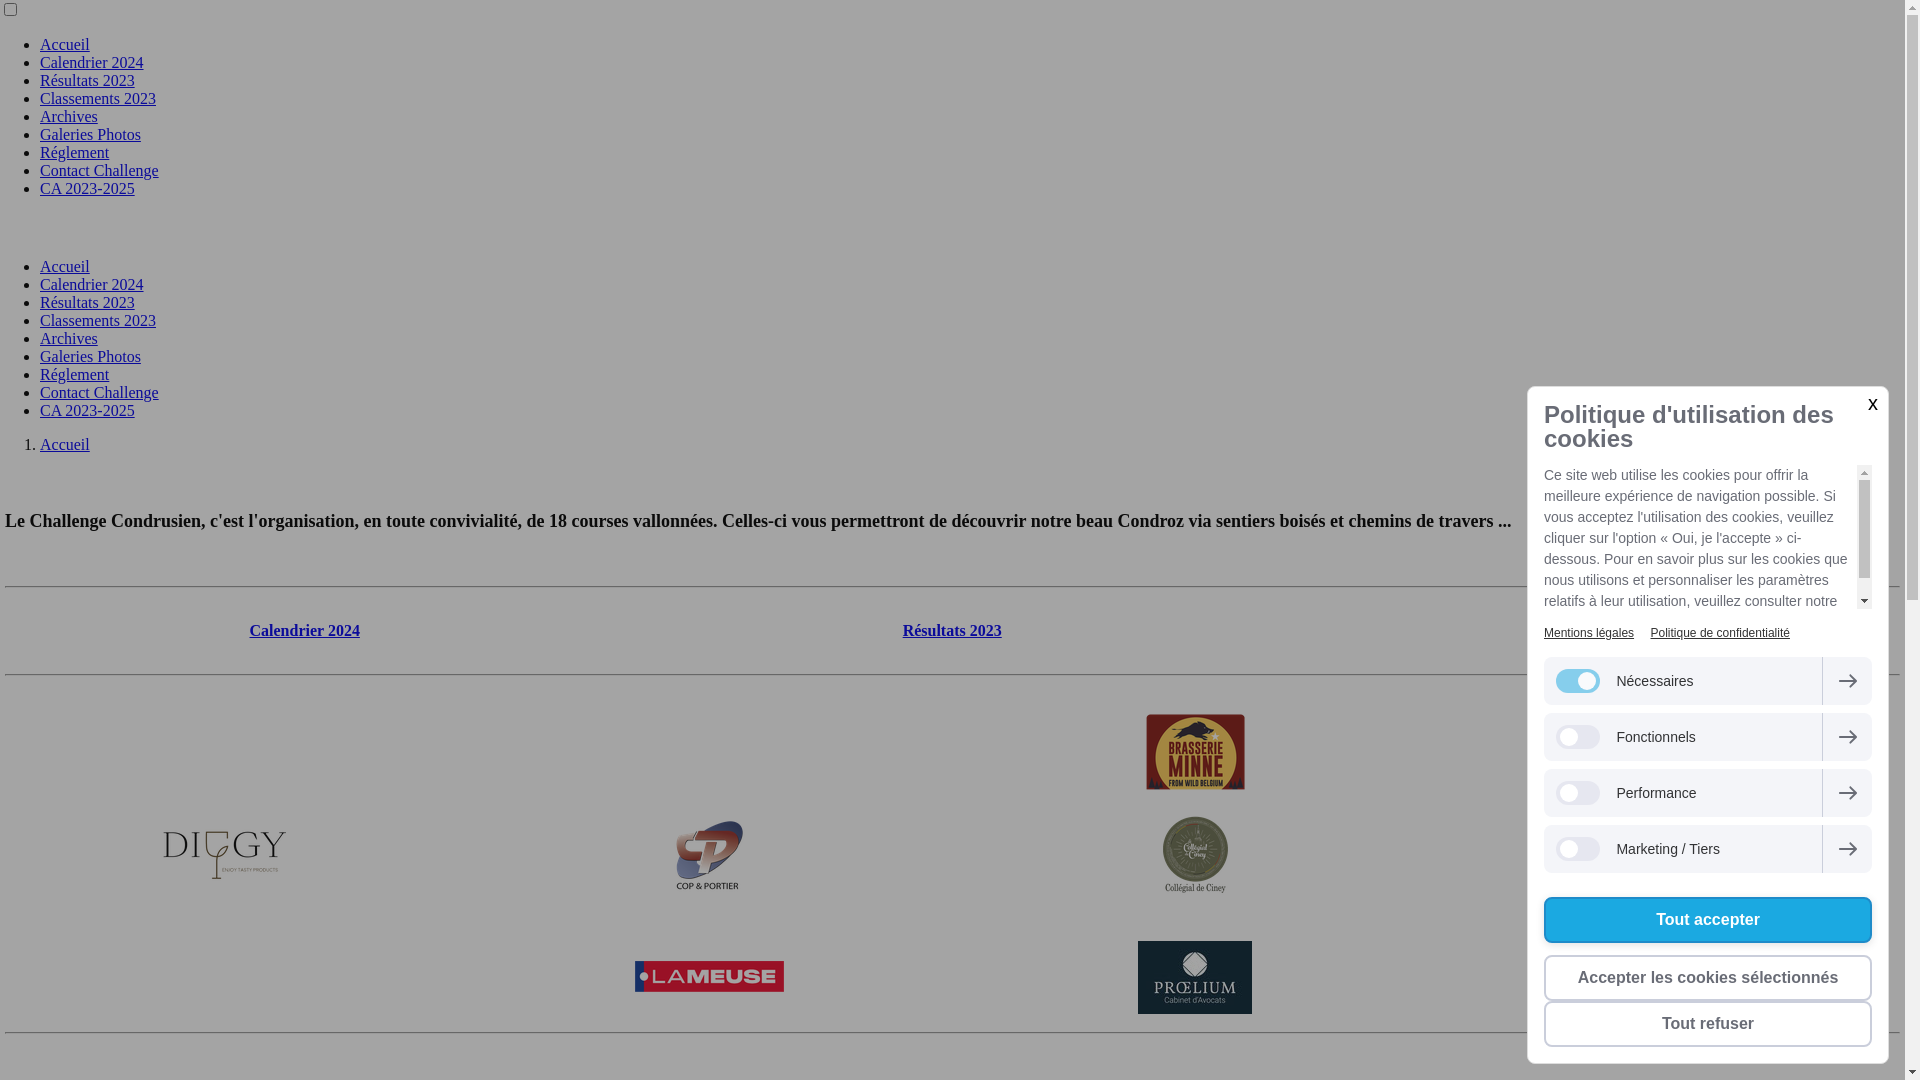  What do you see at coordinates (39, 337) in the screenshot?
I see `'Archives'` at bounding box center [39, 337].